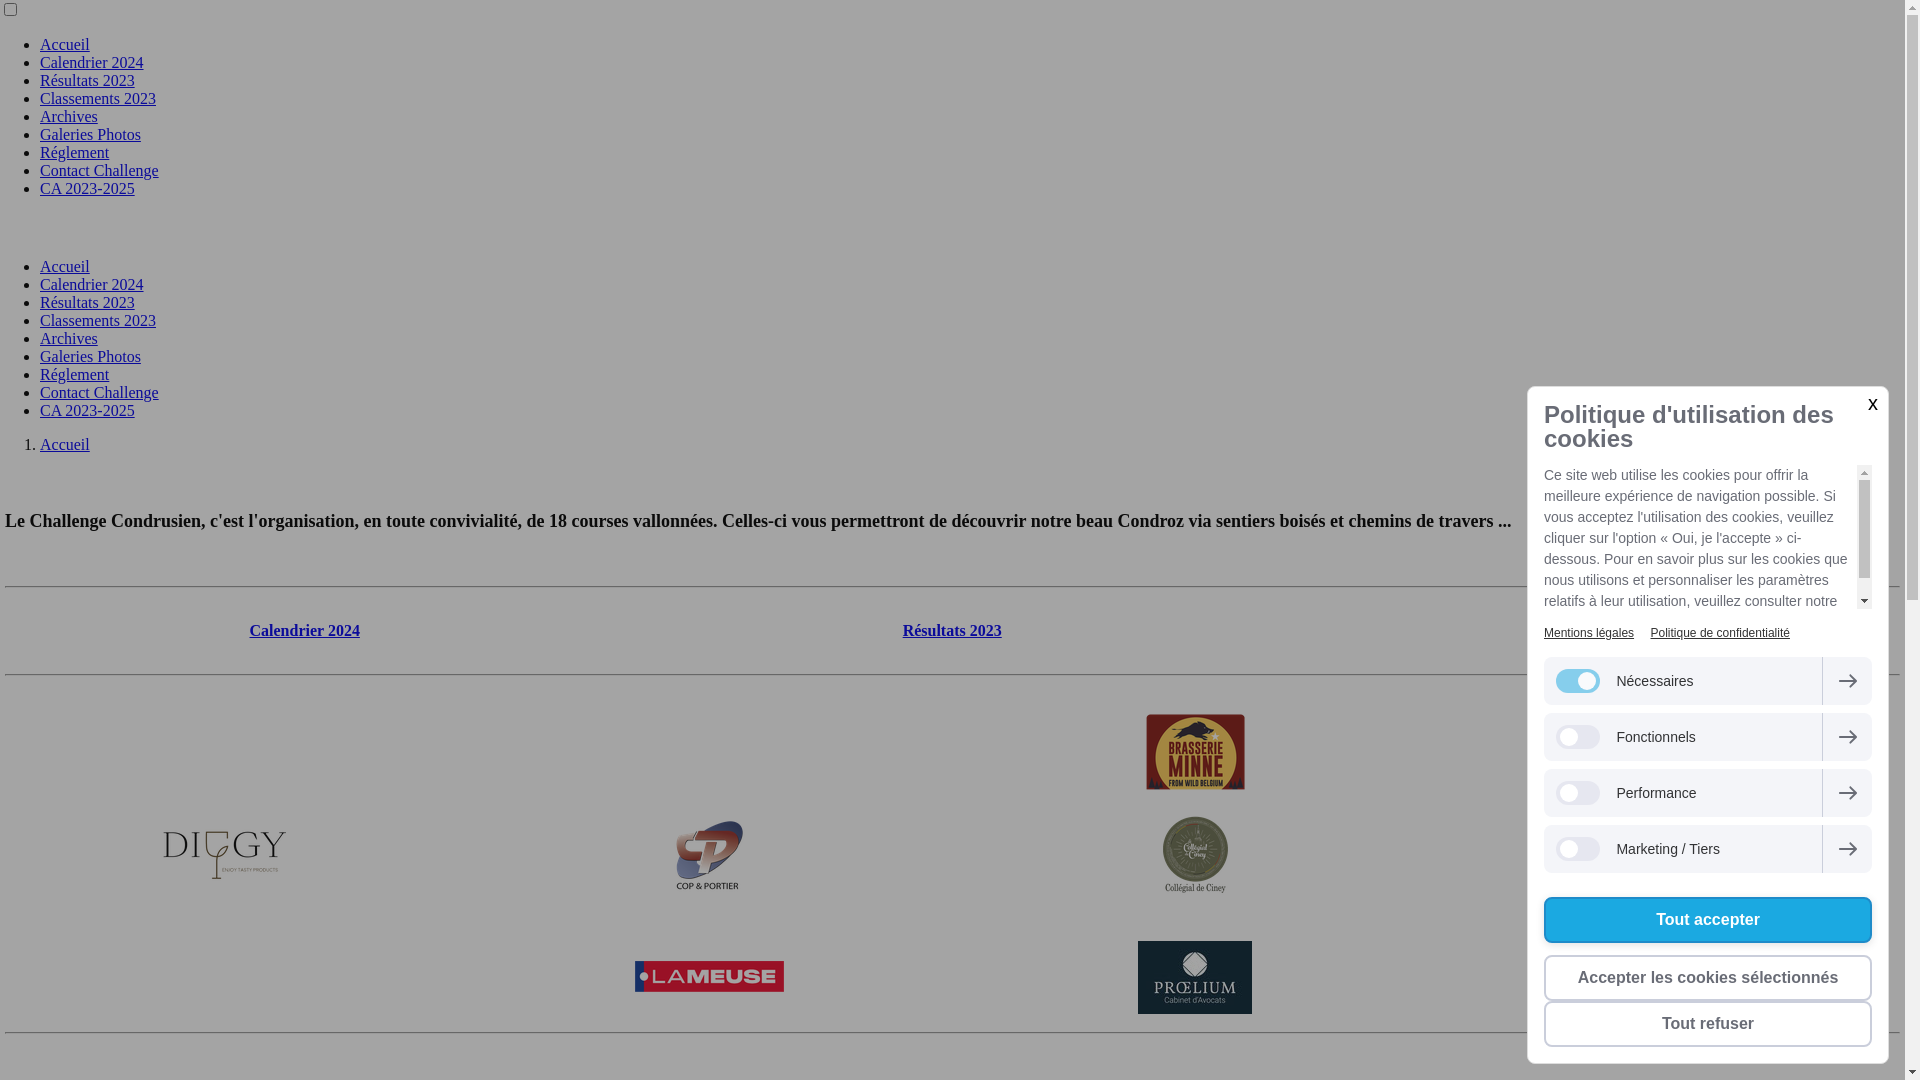  What do you see at coordinates (39, 337) in the screenshot?
I see `'Archives'` at bounding box center [39, 337].